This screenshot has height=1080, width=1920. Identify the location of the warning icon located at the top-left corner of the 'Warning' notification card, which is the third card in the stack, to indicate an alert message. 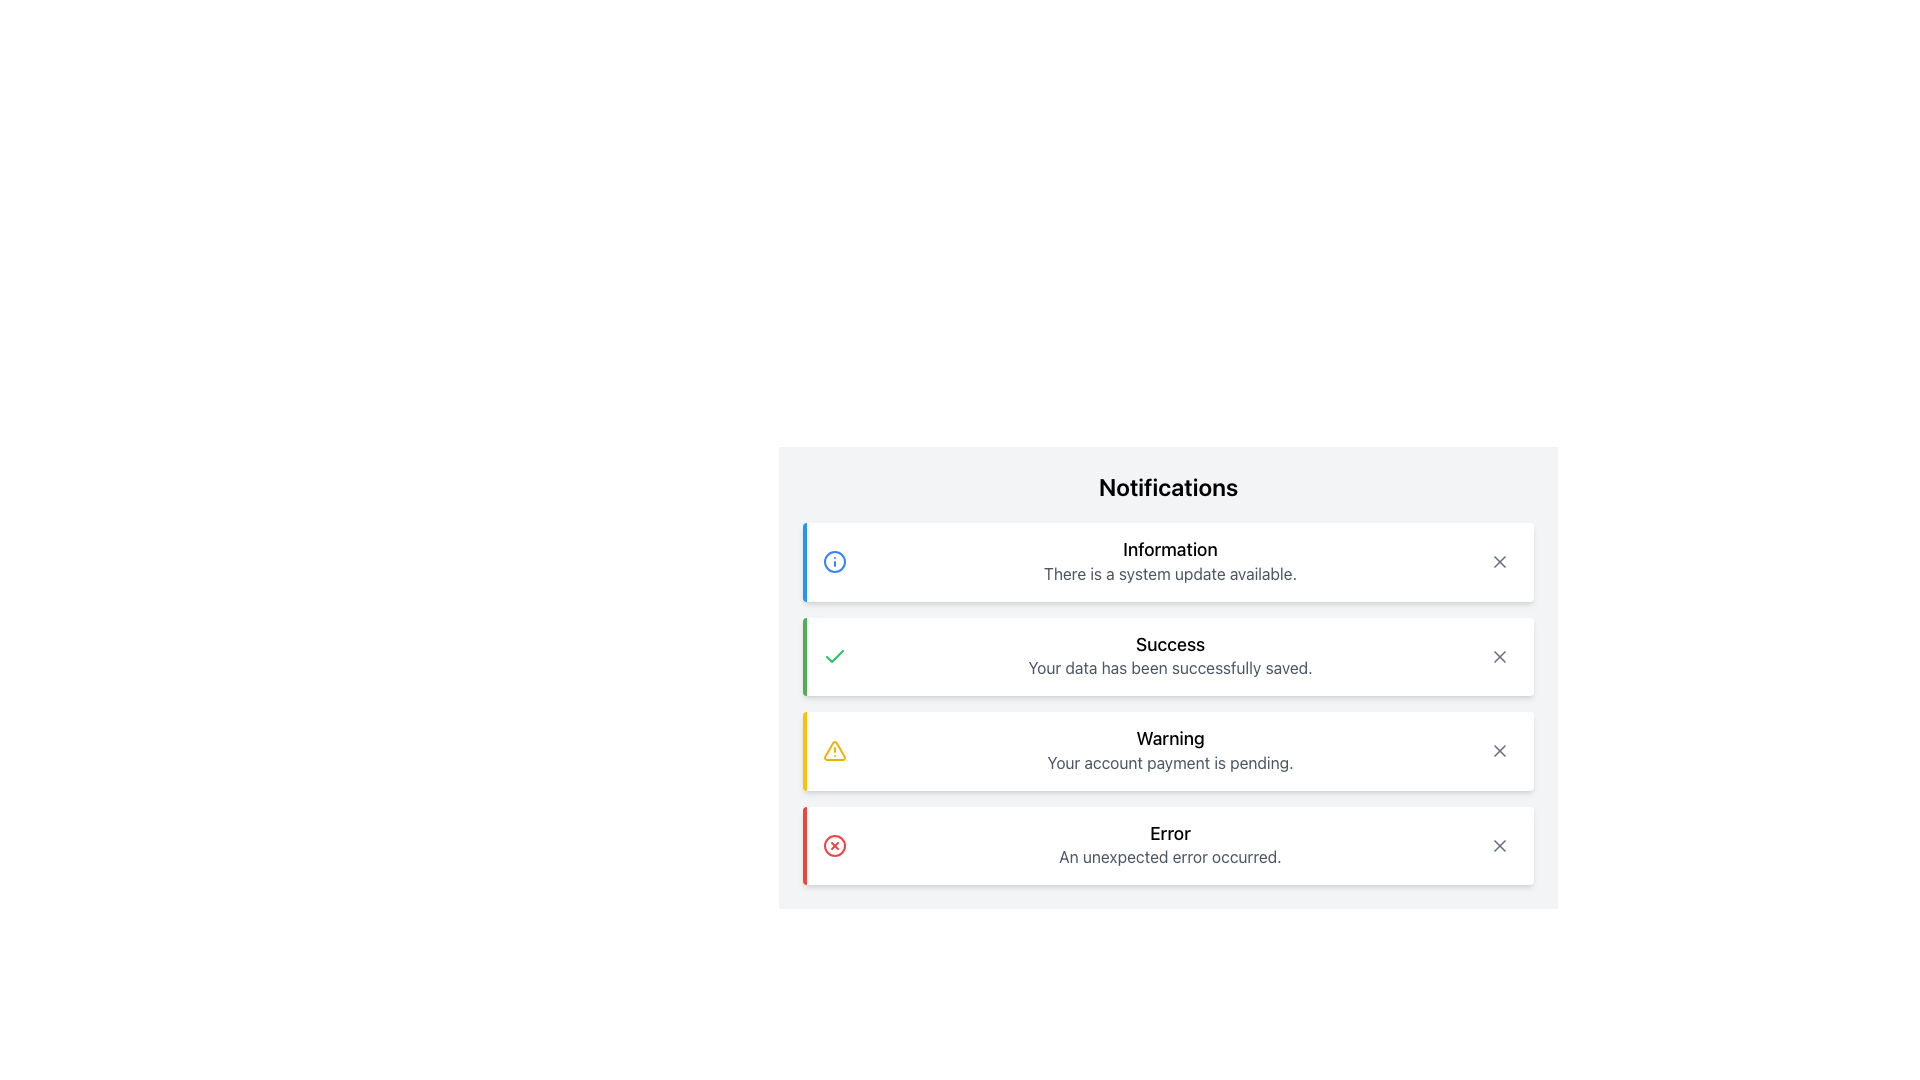
(835, 751).